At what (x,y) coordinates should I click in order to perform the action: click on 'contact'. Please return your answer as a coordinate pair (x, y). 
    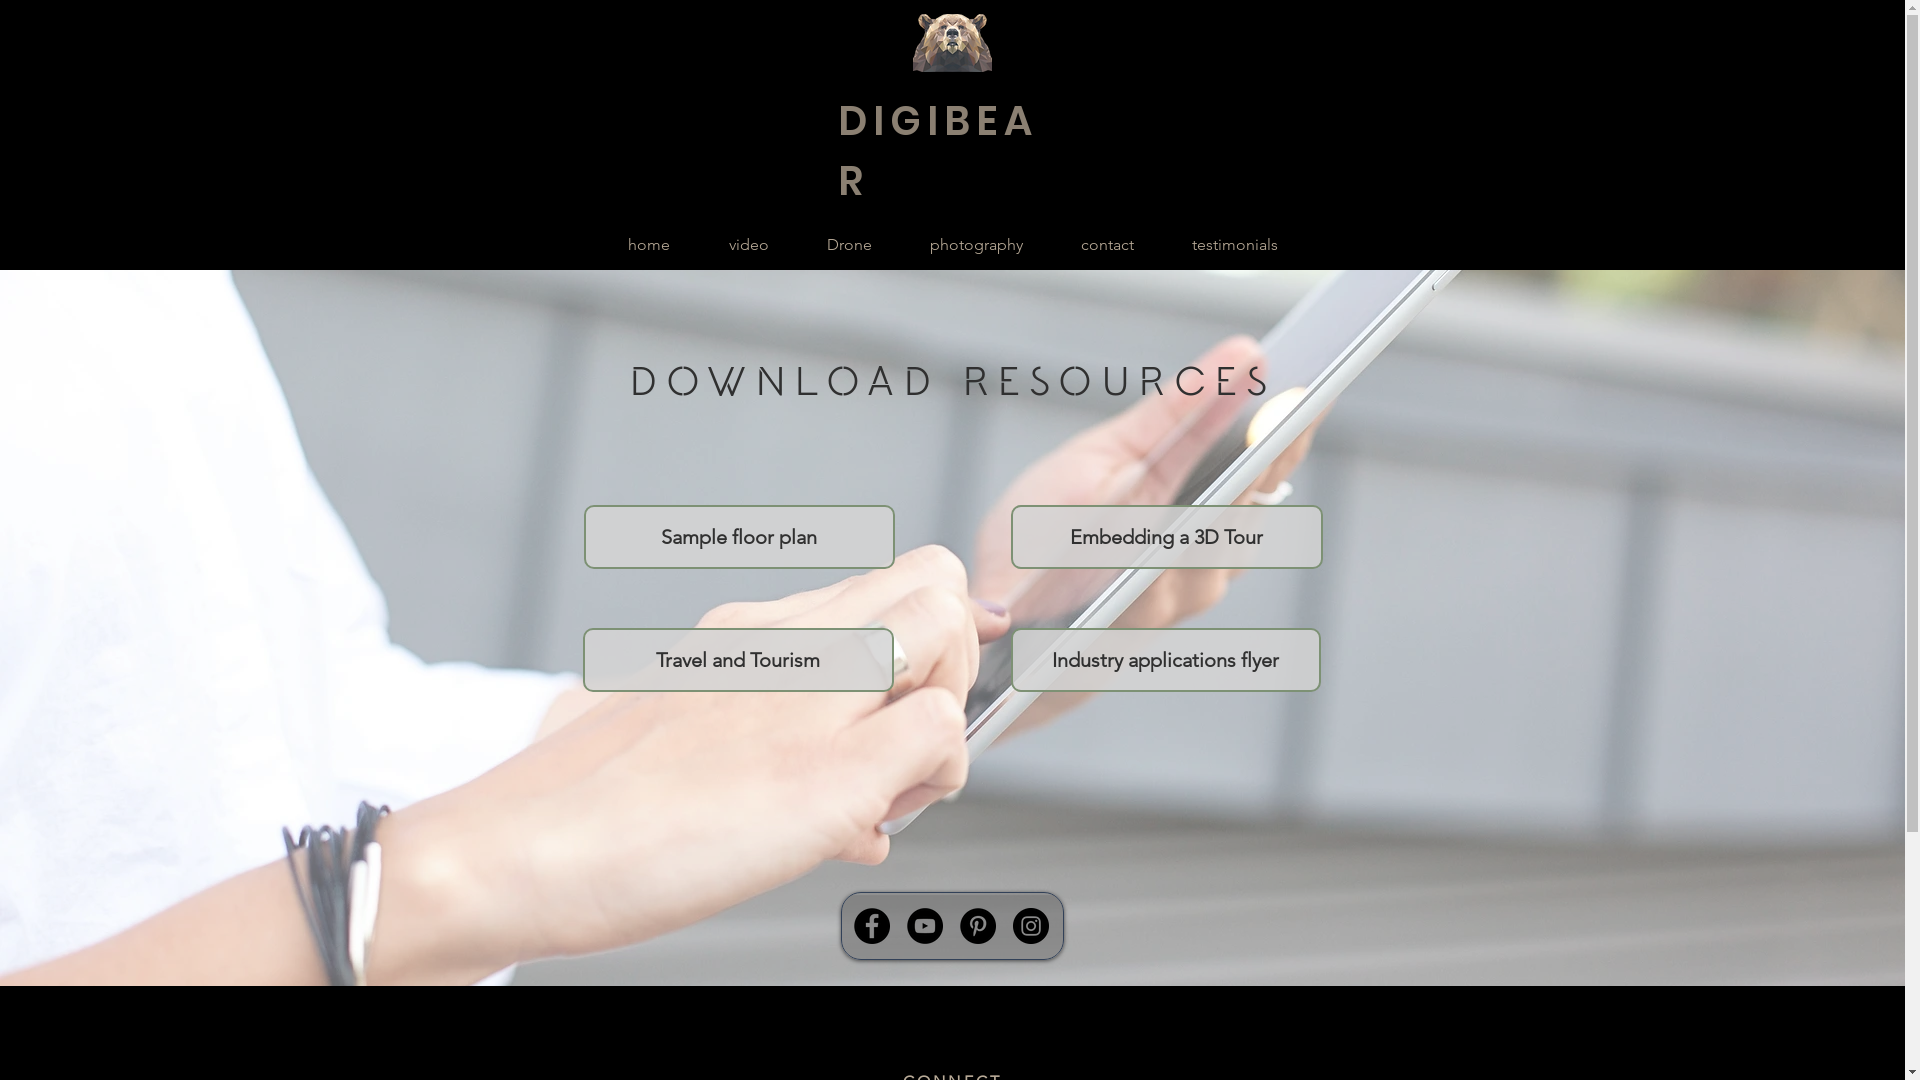
    Looking at the image, I should click on (1106, 244).